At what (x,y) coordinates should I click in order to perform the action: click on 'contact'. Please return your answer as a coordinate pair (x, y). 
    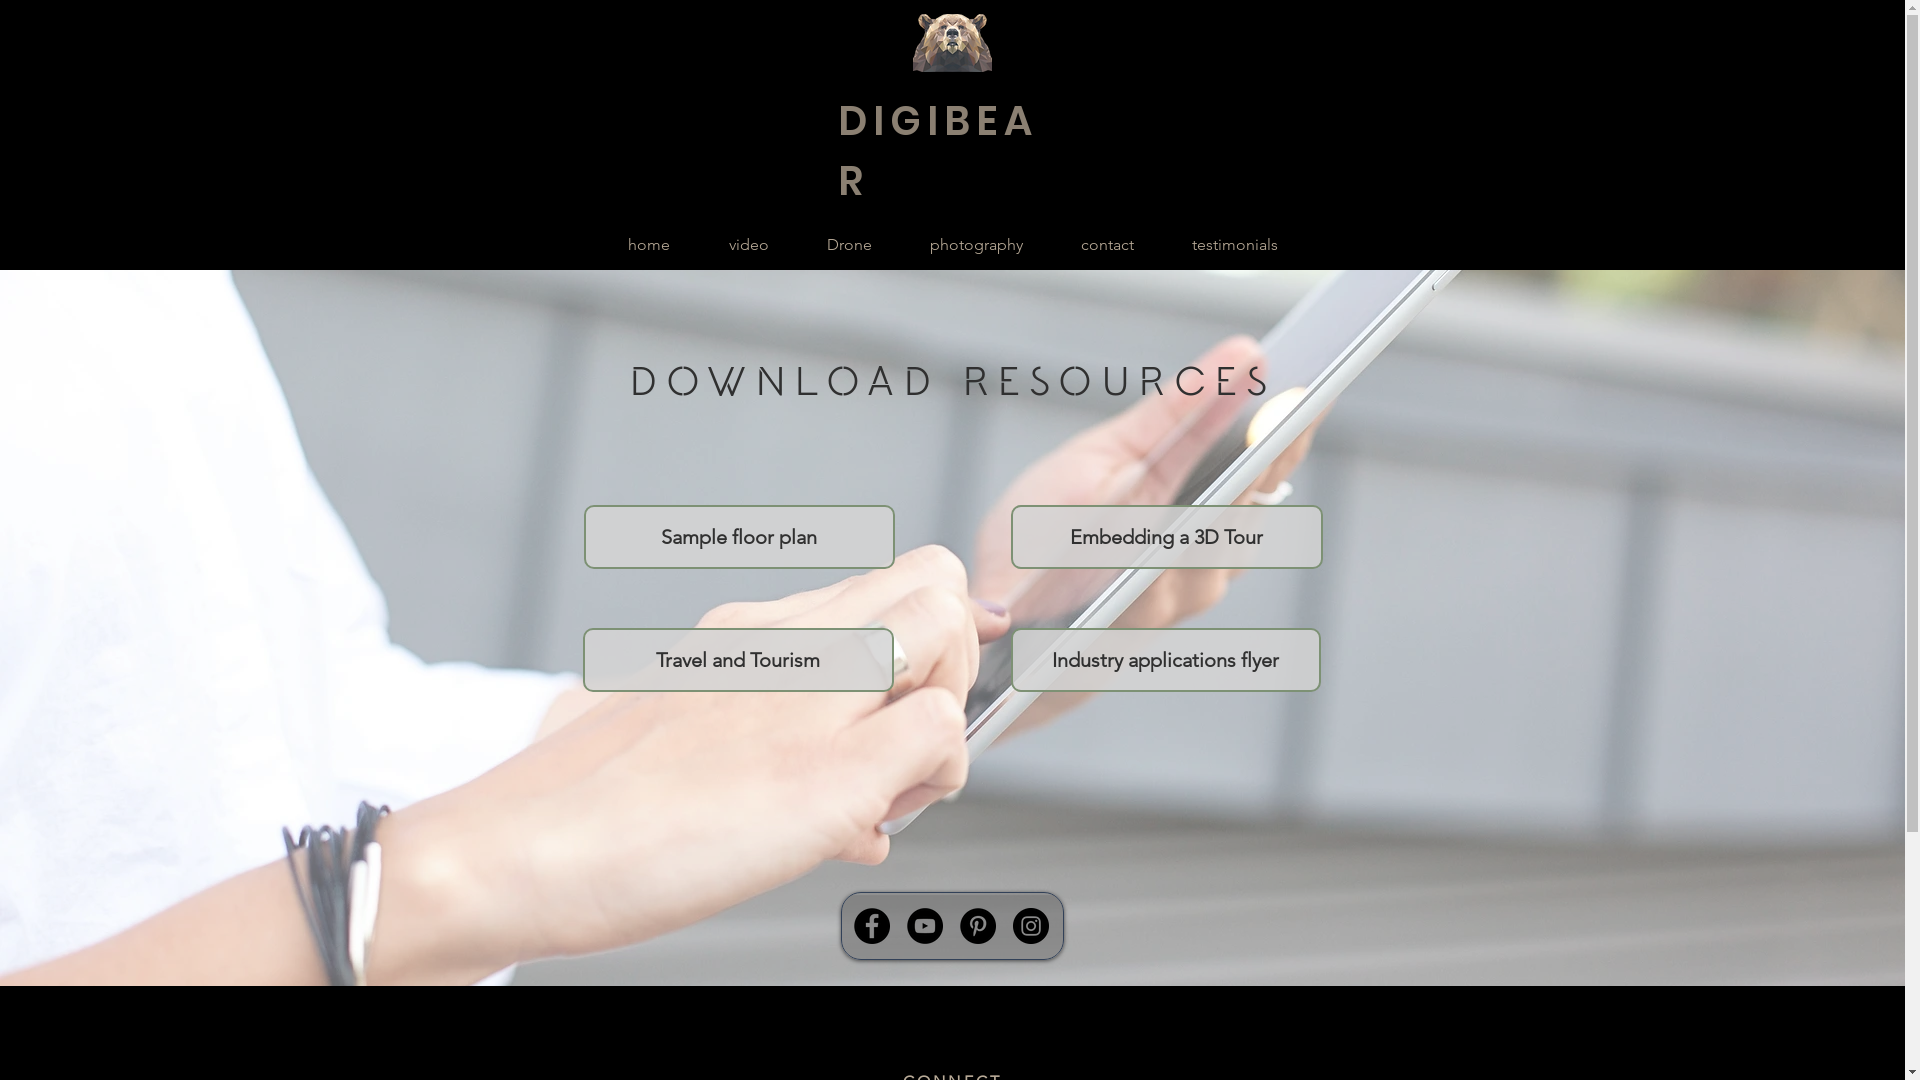
    Looking at the image, I should click on (1106, 244).